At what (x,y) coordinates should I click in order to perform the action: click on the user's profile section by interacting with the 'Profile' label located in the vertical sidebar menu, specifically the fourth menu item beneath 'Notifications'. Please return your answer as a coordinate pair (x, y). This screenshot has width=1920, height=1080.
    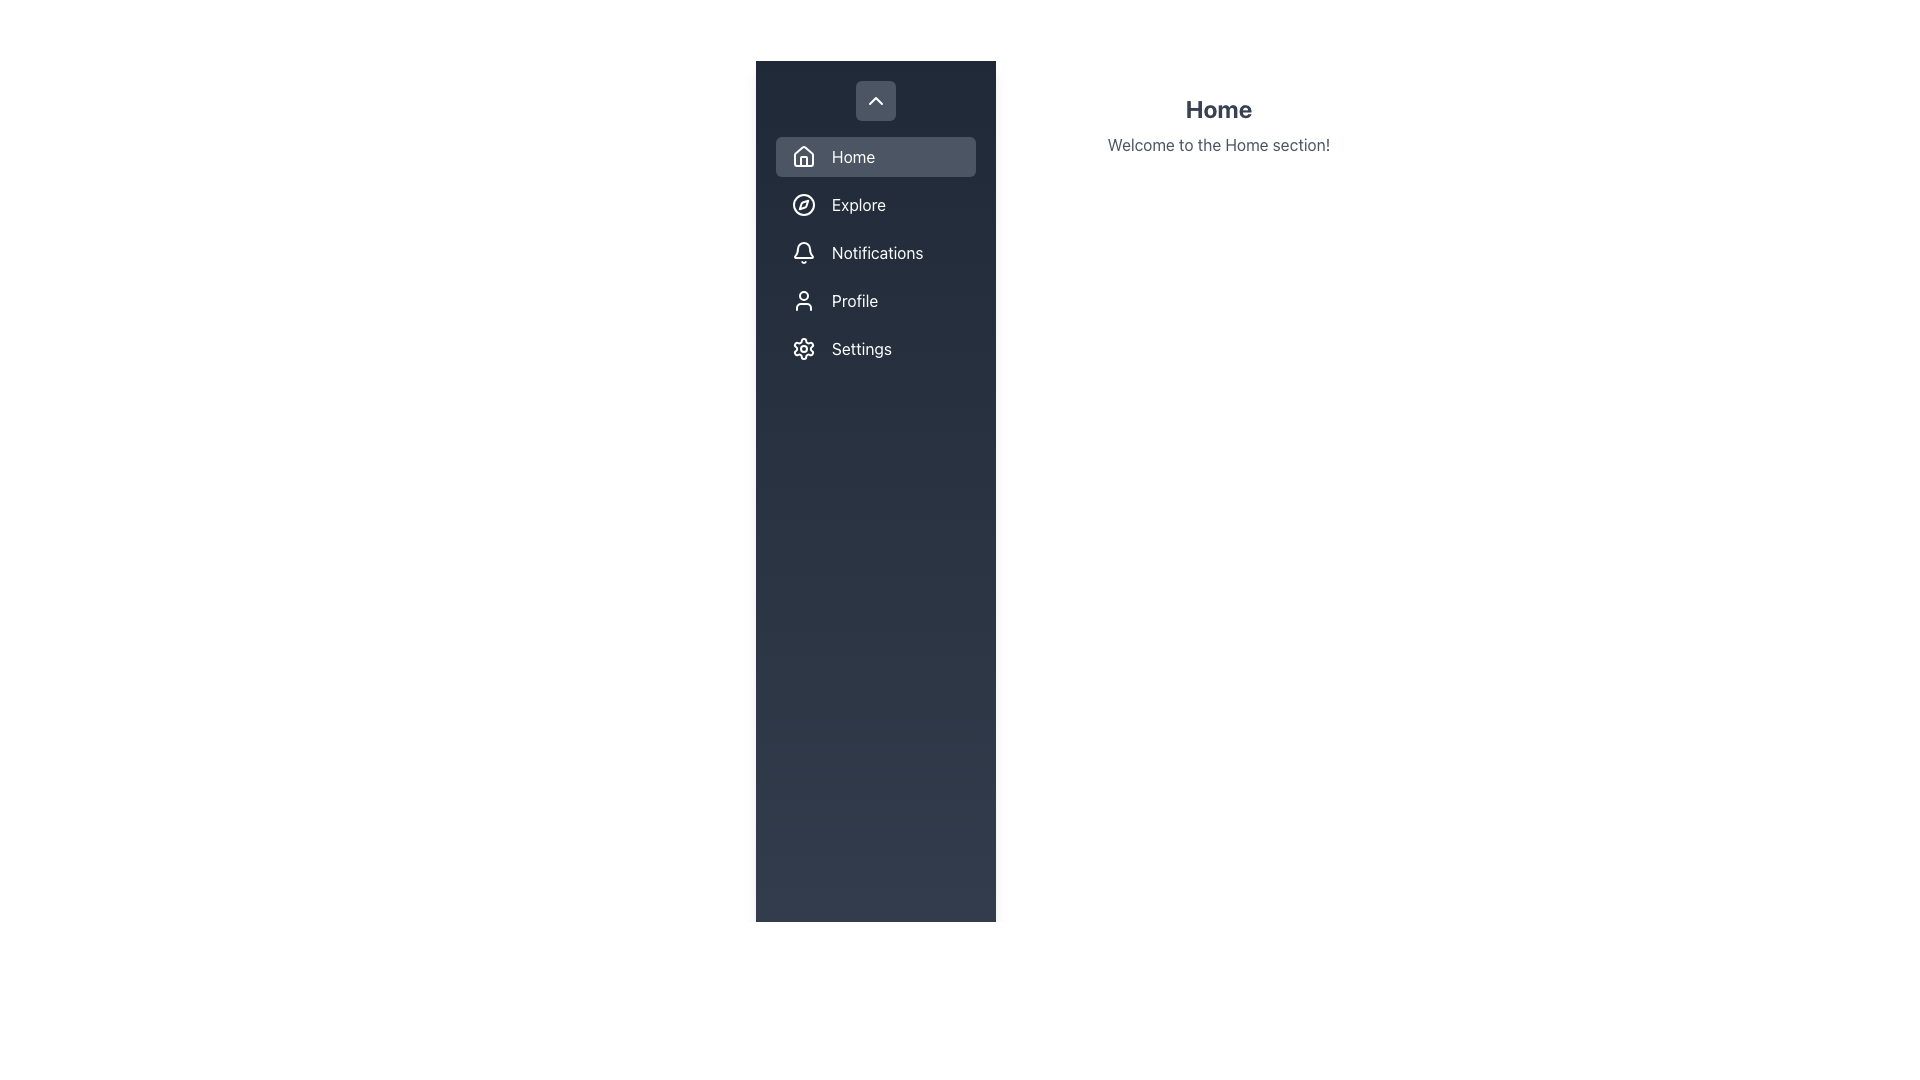
    Looking at the image, I should click on (855, 300).